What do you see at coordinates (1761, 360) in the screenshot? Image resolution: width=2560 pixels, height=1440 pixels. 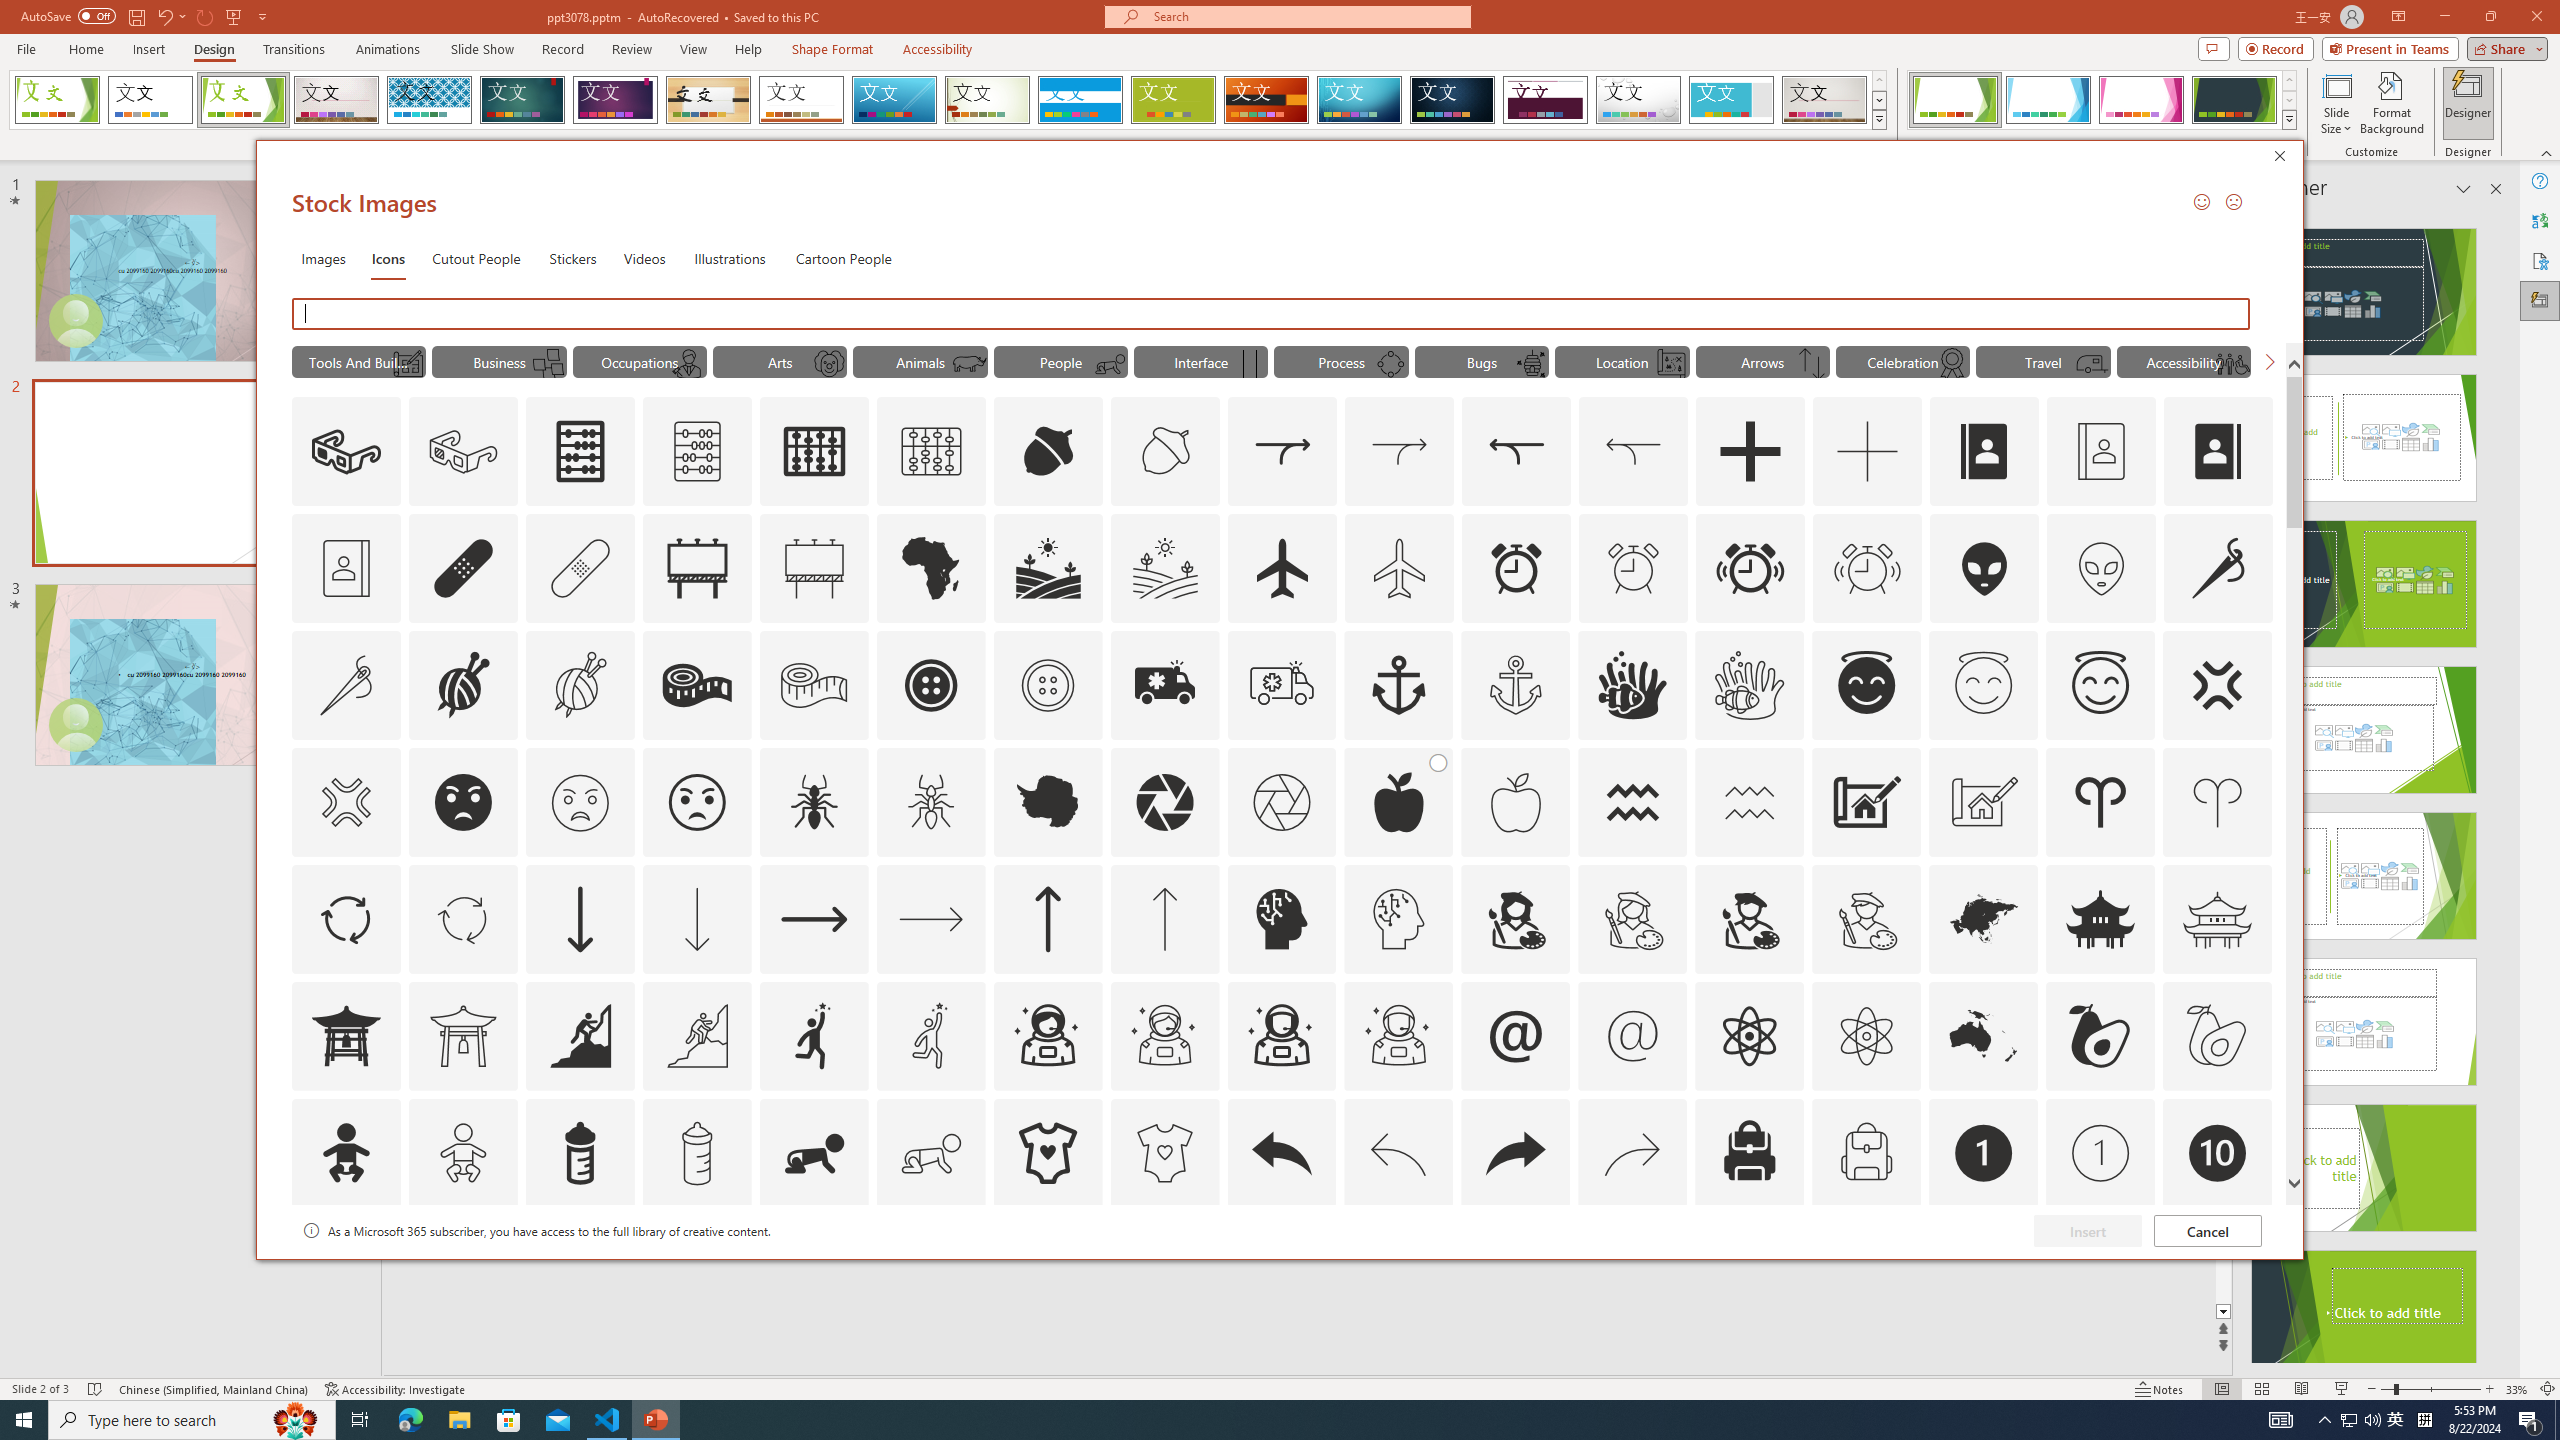 I see `'"Arrows" Icons.'` at bounding box center [1761, 360].